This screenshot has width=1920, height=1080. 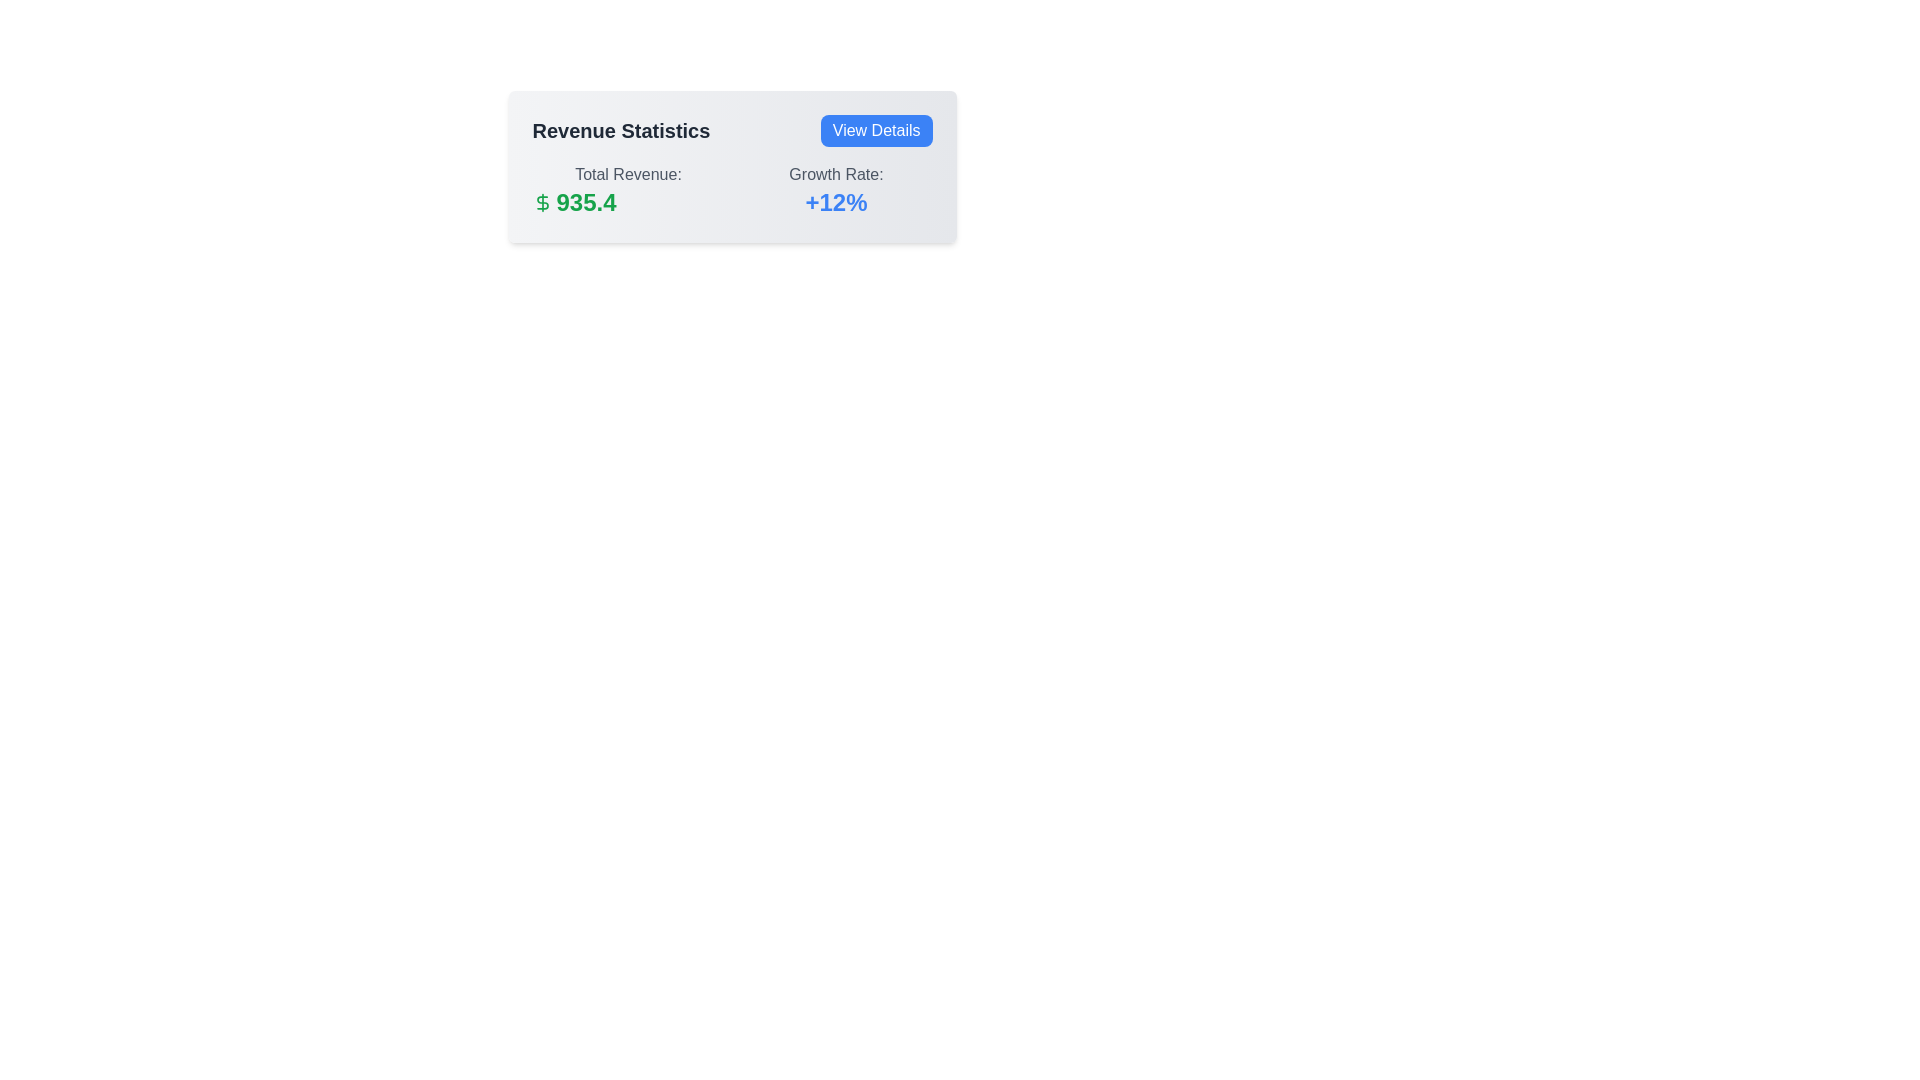 I want to click on the text-based informational component displaying the growth rate percentage, located in the right section of the panel underneath 'Revenue Statistics', so click(x=836, y=191).